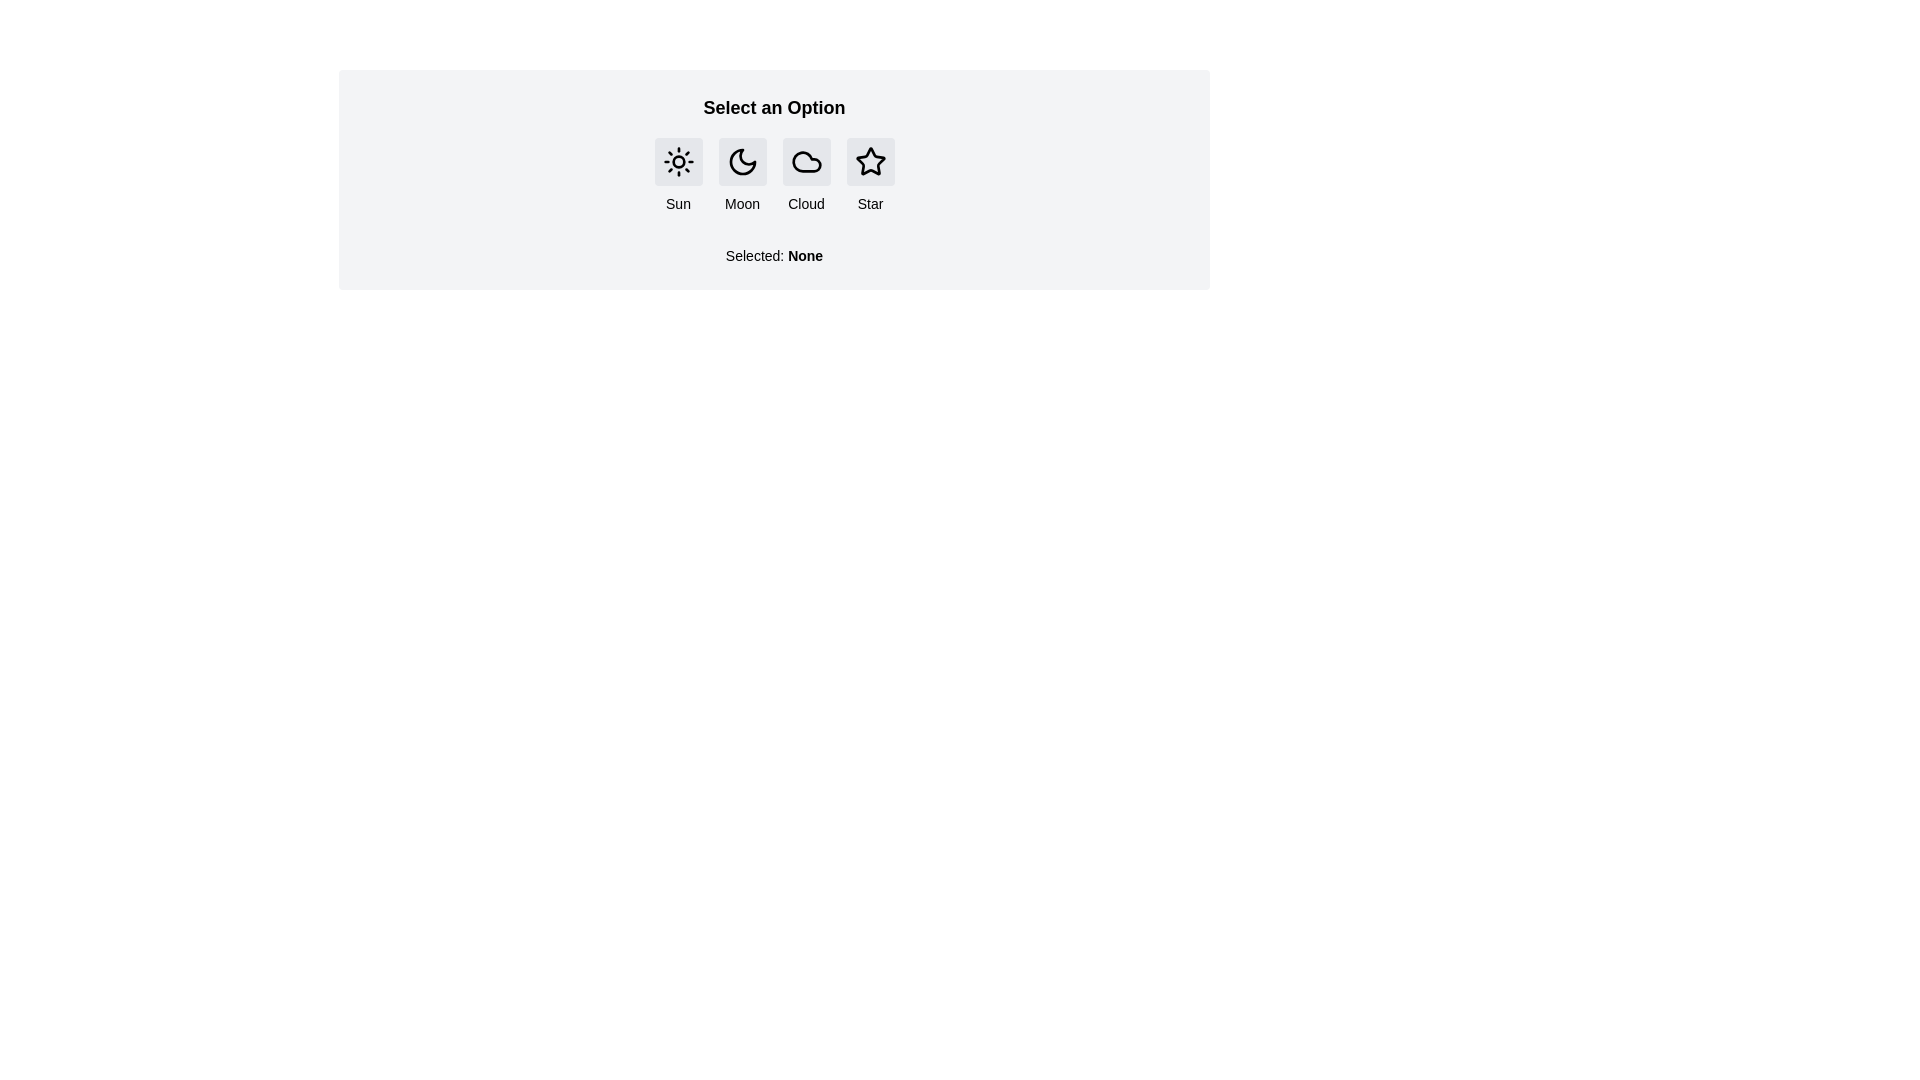 The height and width of the screenshot is (1080, 1920). Describe the element at coordinates (741, 175) in the screenshot. I see `the 'Moon' interactive button with an icon and text label` at that location.